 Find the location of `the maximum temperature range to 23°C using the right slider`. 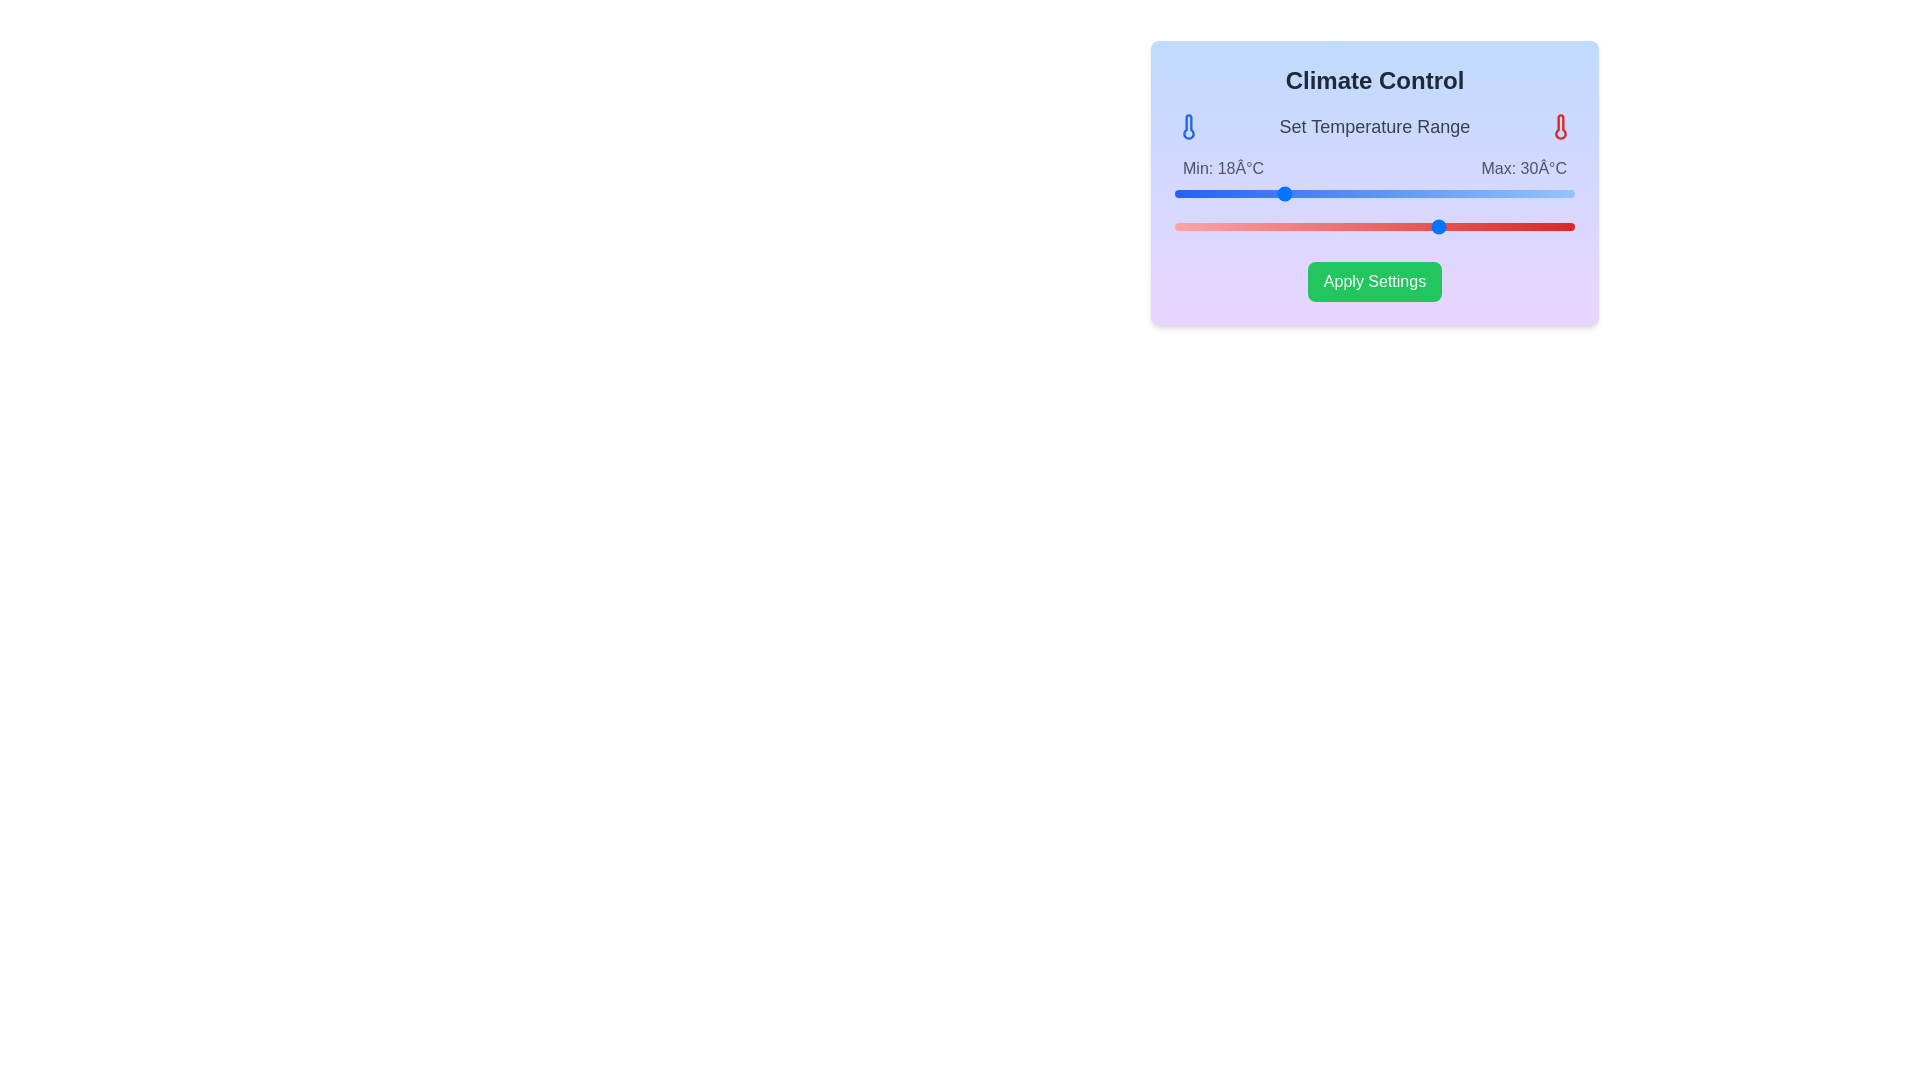

the maximum temperature range to 23°C using the right slider is located at coordinates (1348, 226).